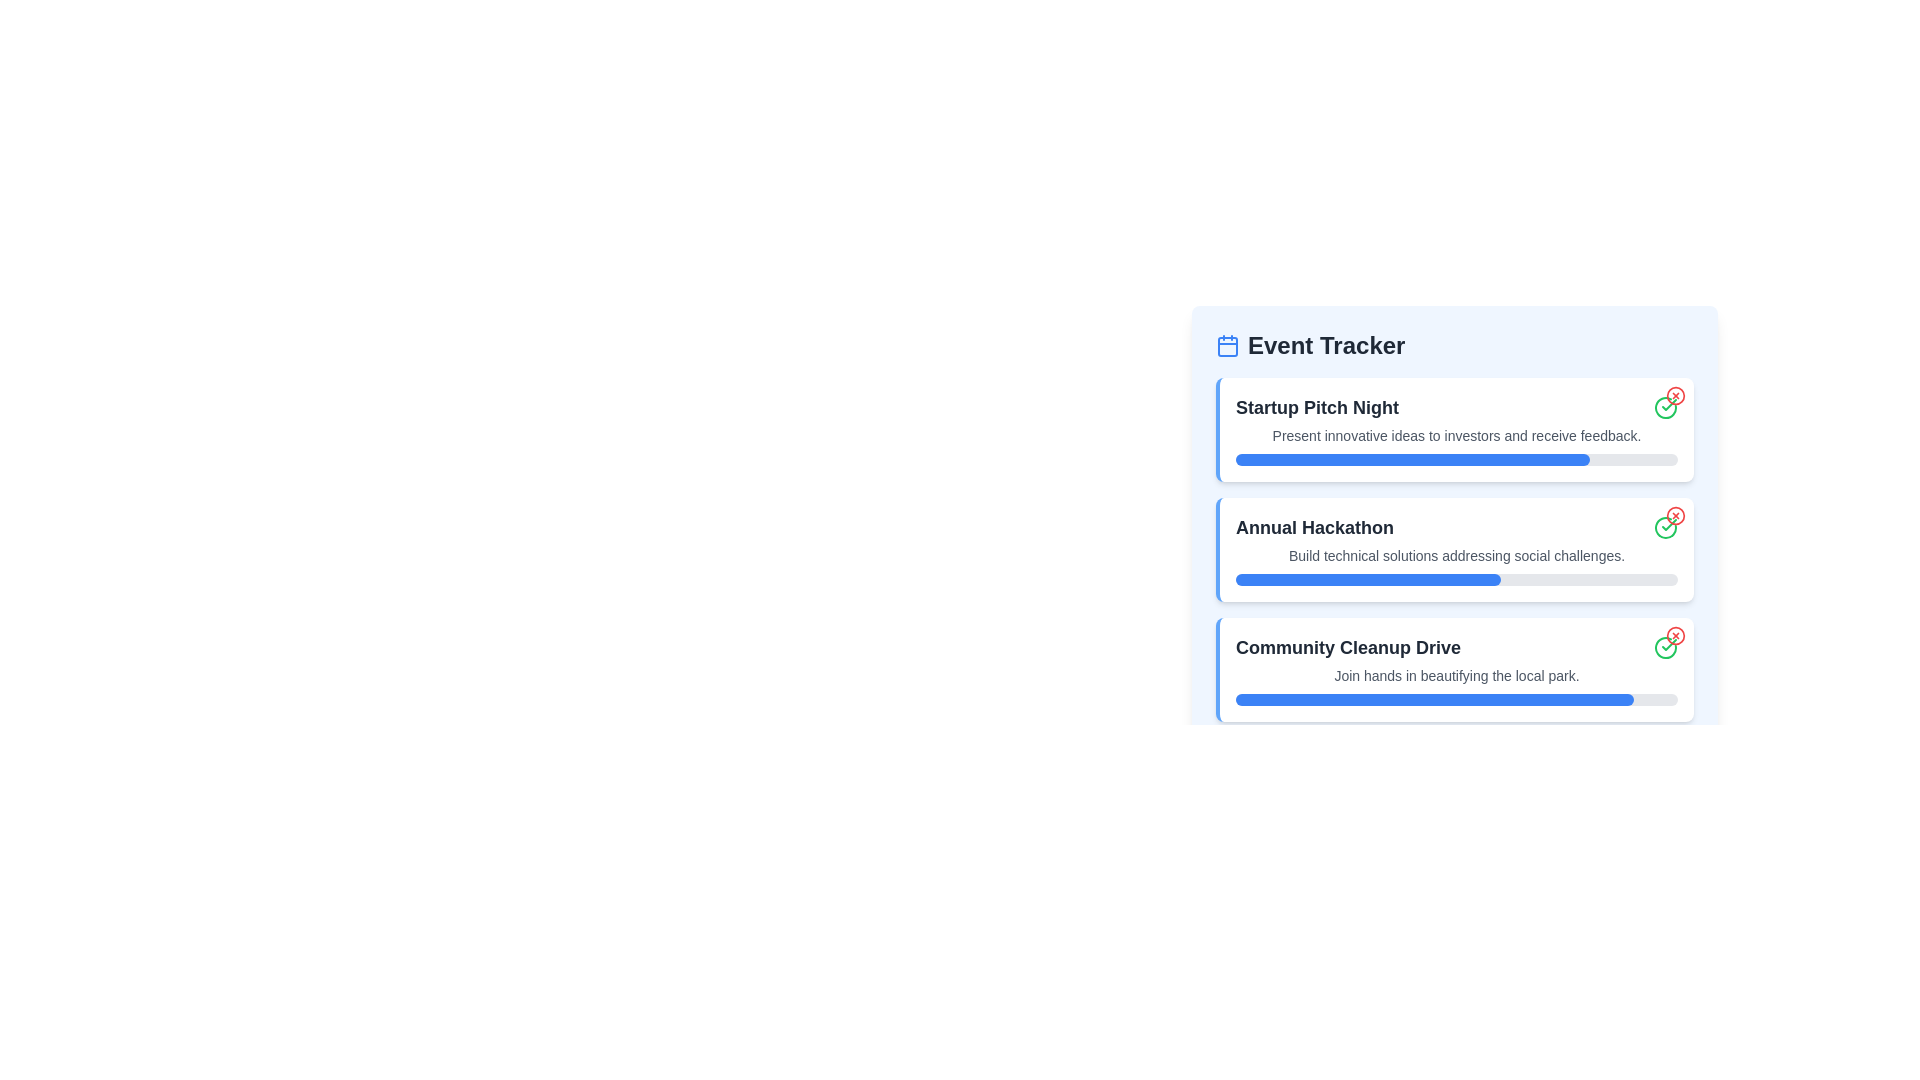 This screenshot has width=1920, height=1080. What do you see at coordinates (1411, 459) in the screenshot?
I see `the horizontal blue progress indicator representing 80% completion in the 'Startup Pitch Night' section of the 'Event Tracker'` at bounding box center [1411, 459].